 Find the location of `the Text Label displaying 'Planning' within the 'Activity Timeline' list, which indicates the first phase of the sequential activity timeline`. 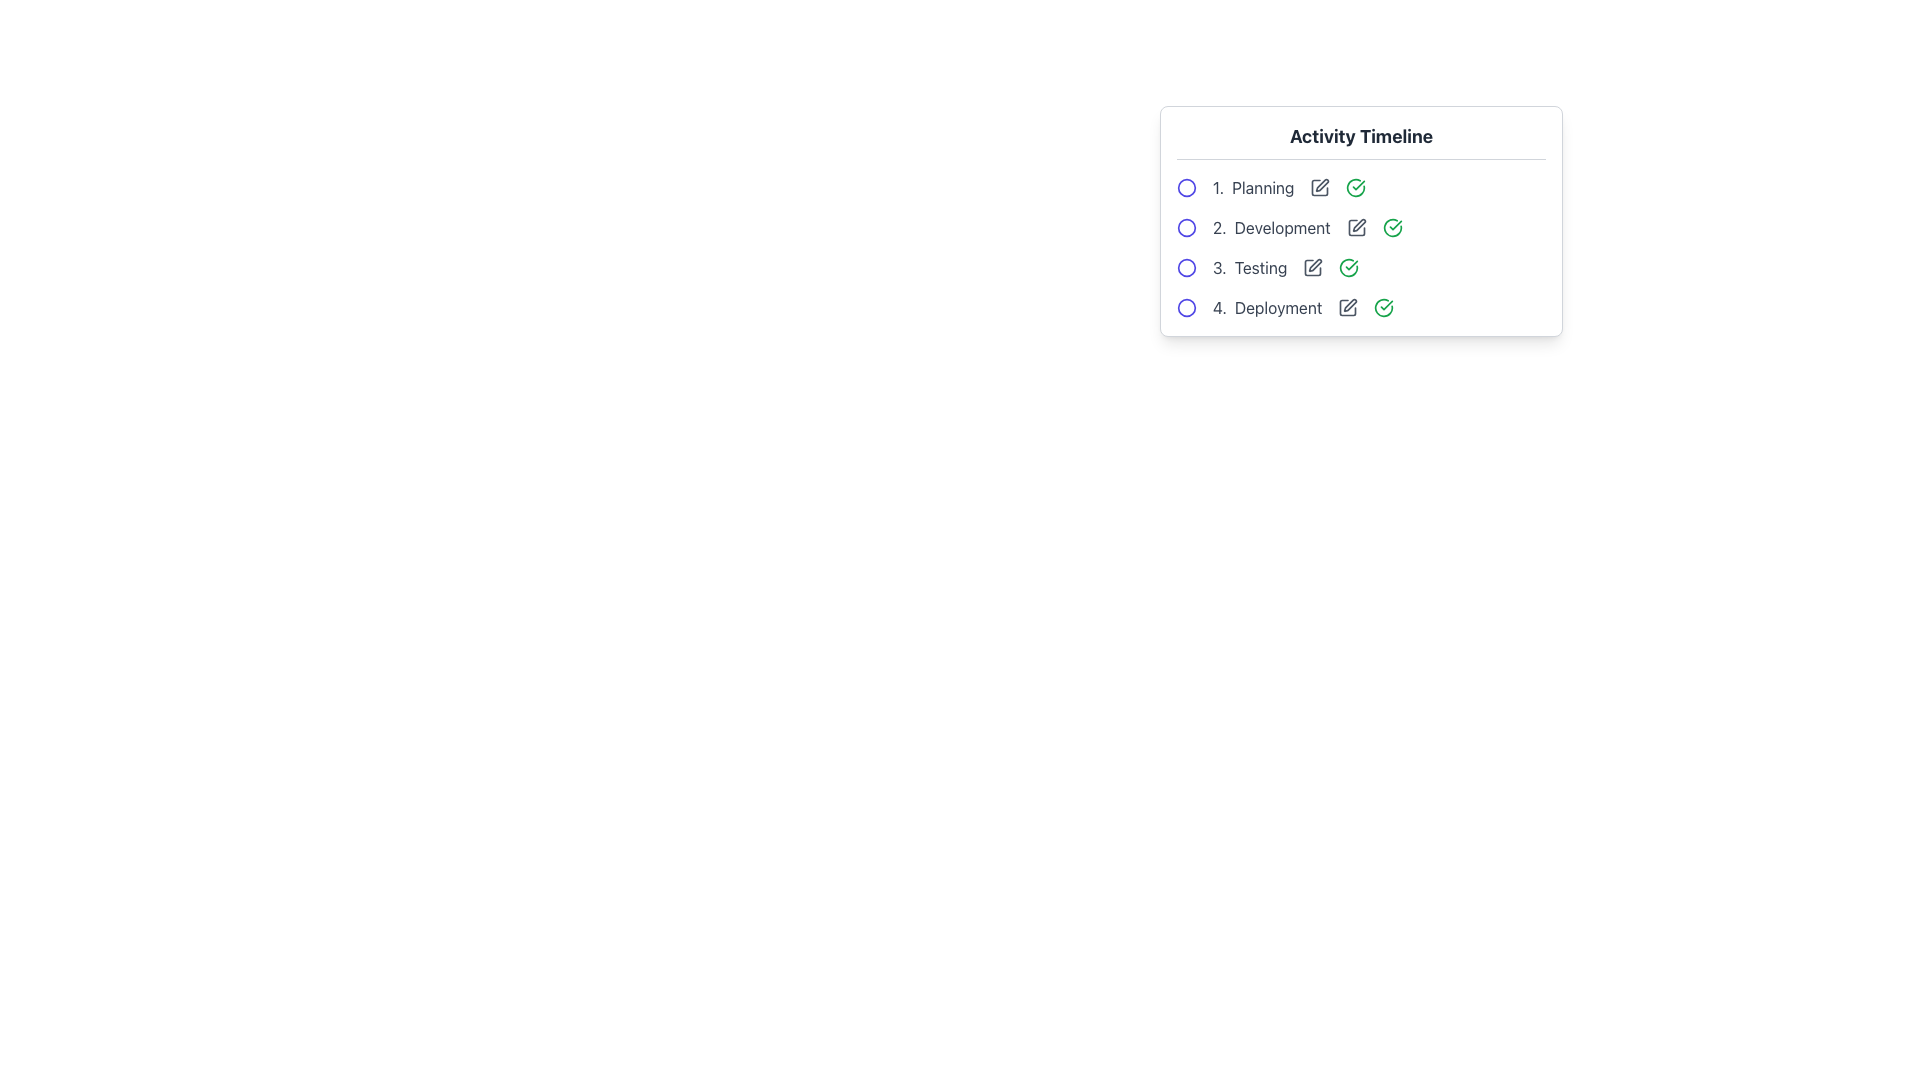

the Text Label displaying 'Planning' within the 'Activity Timeline' list, which indicates the first phase of the sequential activity timeline is located at coordinates (1262, 188).